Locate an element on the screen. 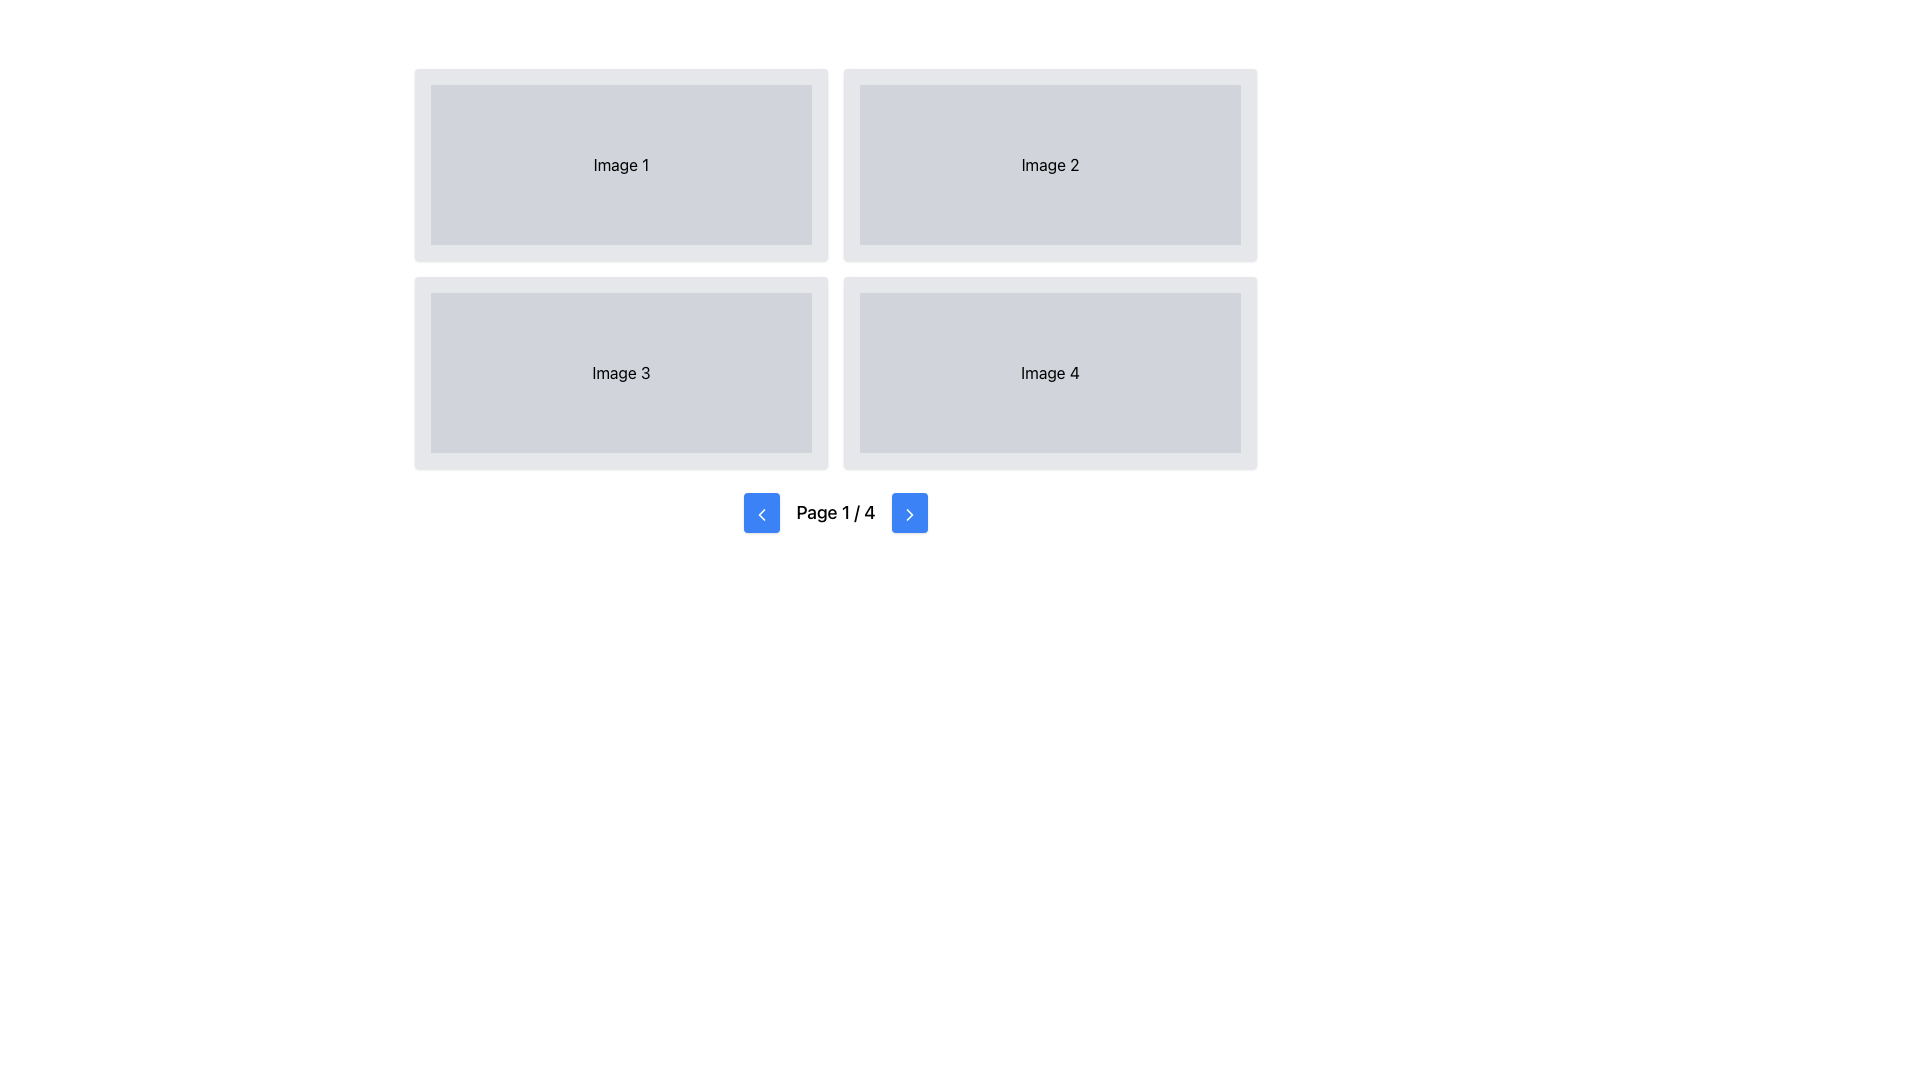 The width and height of the screenshot is (1920, 1080). the Image Placeholder labeled 'Image 1', which is the first card in the top-left corner of a 2x2 grid layout is located at coordinates (620, 164).